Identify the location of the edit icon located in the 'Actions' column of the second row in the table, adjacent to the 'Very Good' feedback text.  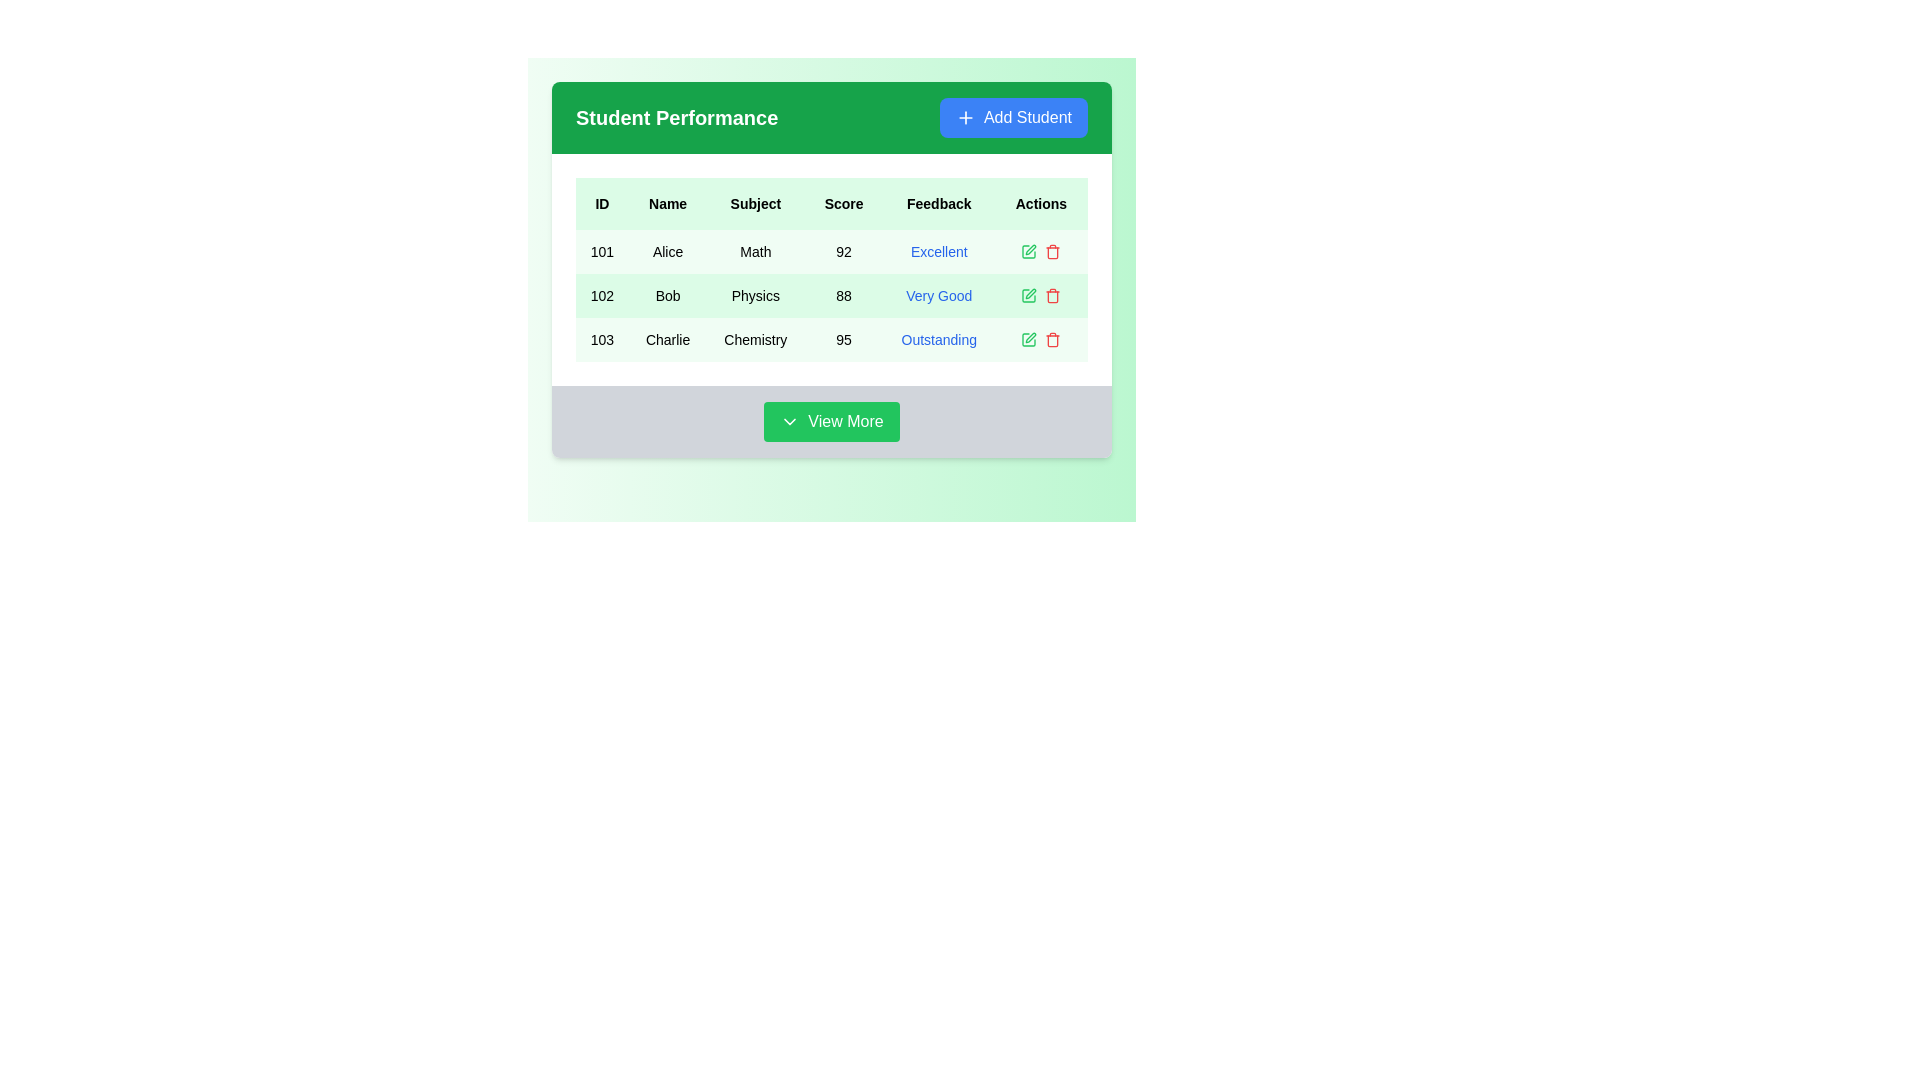
(1031, 293).